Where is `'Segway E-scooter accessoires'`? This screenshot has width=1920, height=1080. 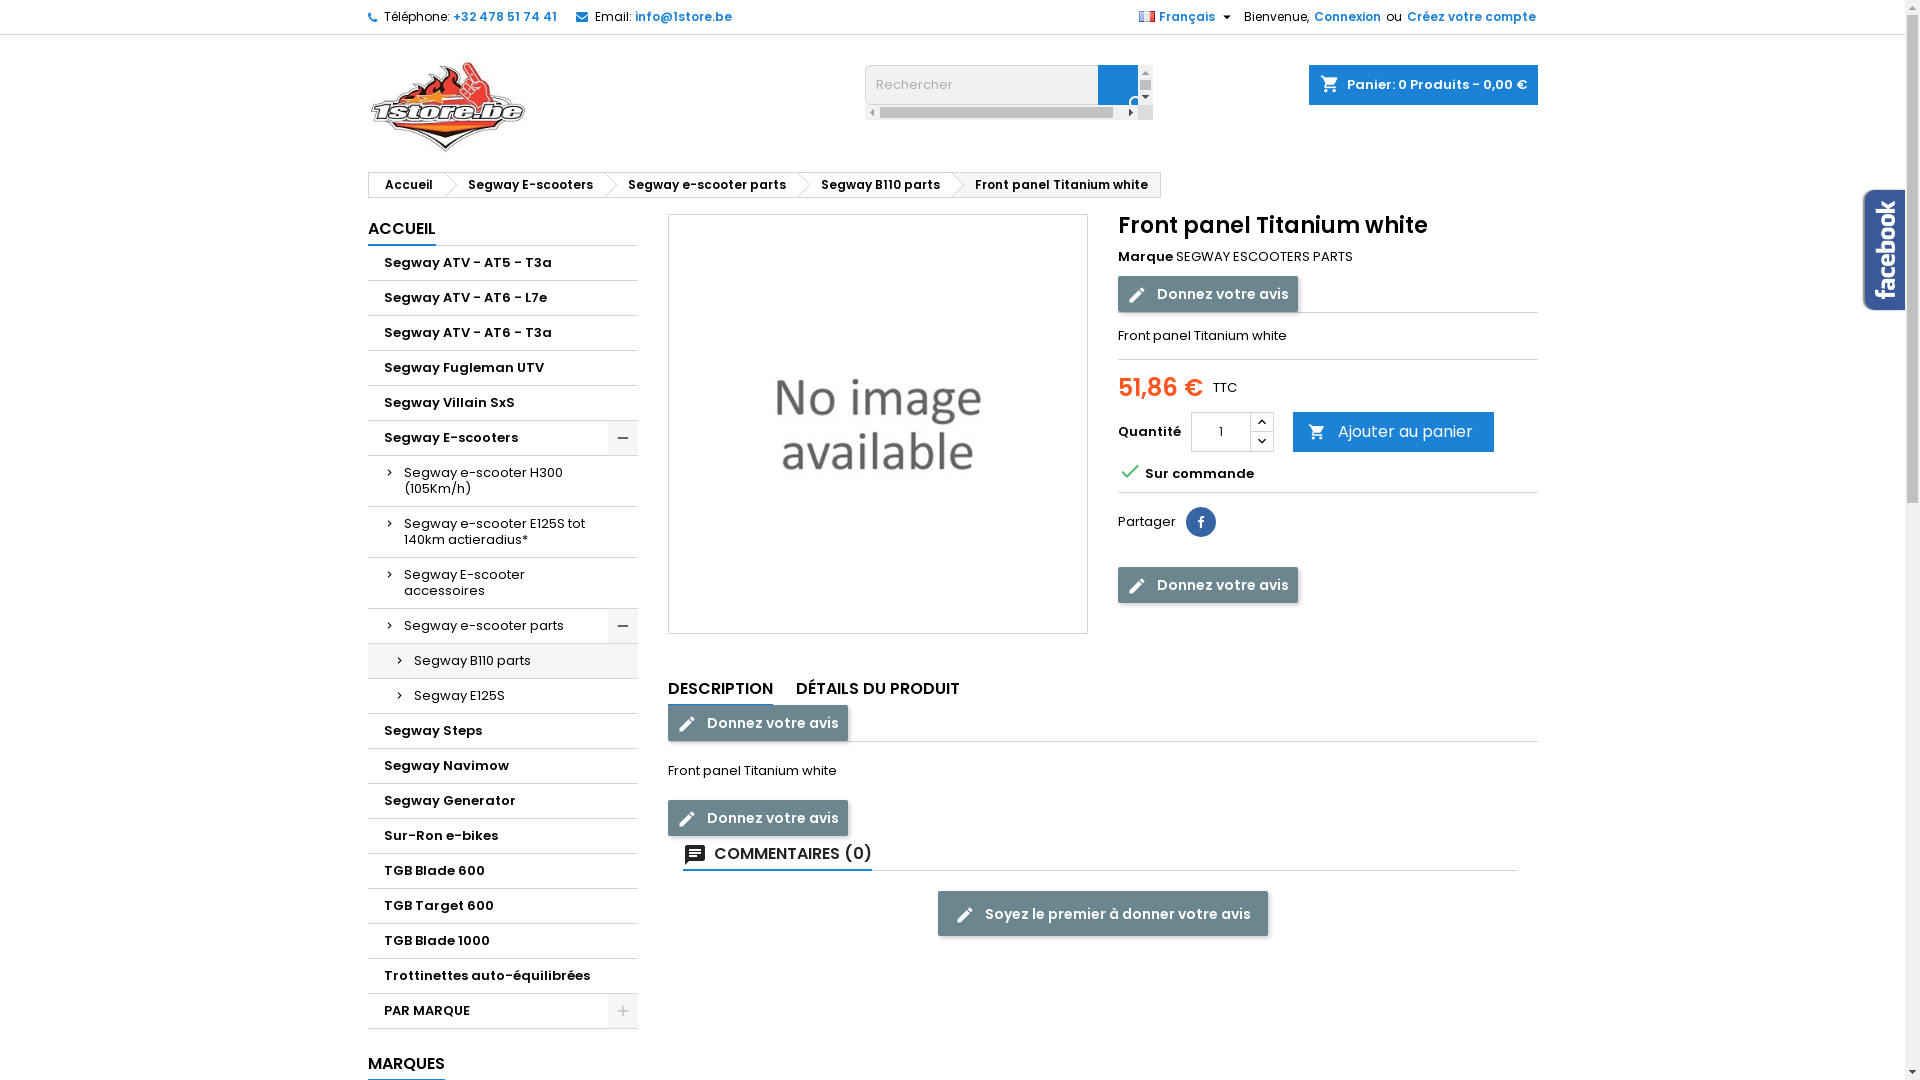
'Segway E-scooter accessoires' is located at coordinates (503, 583).